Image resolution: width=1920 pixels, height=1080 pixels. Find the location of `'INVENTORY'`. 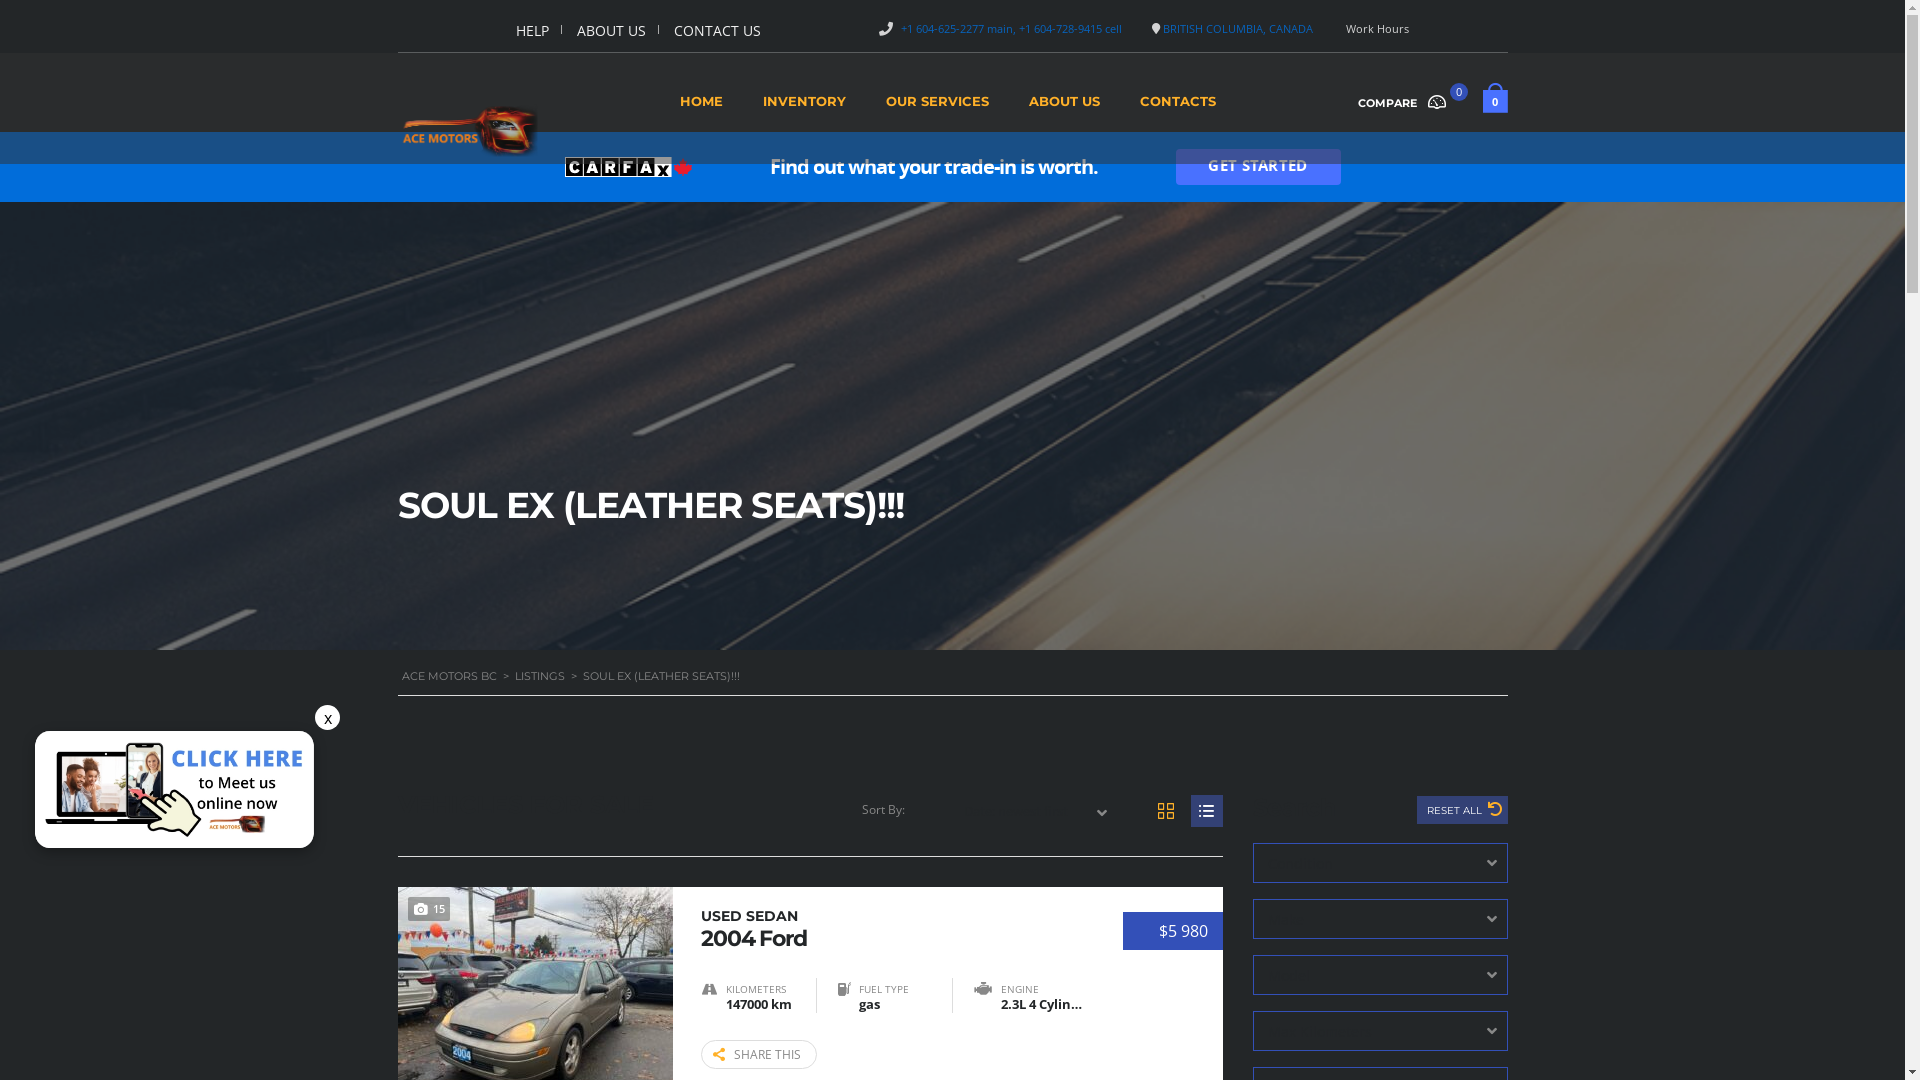

'INVENTORY' is located at coordinates (761, 107).